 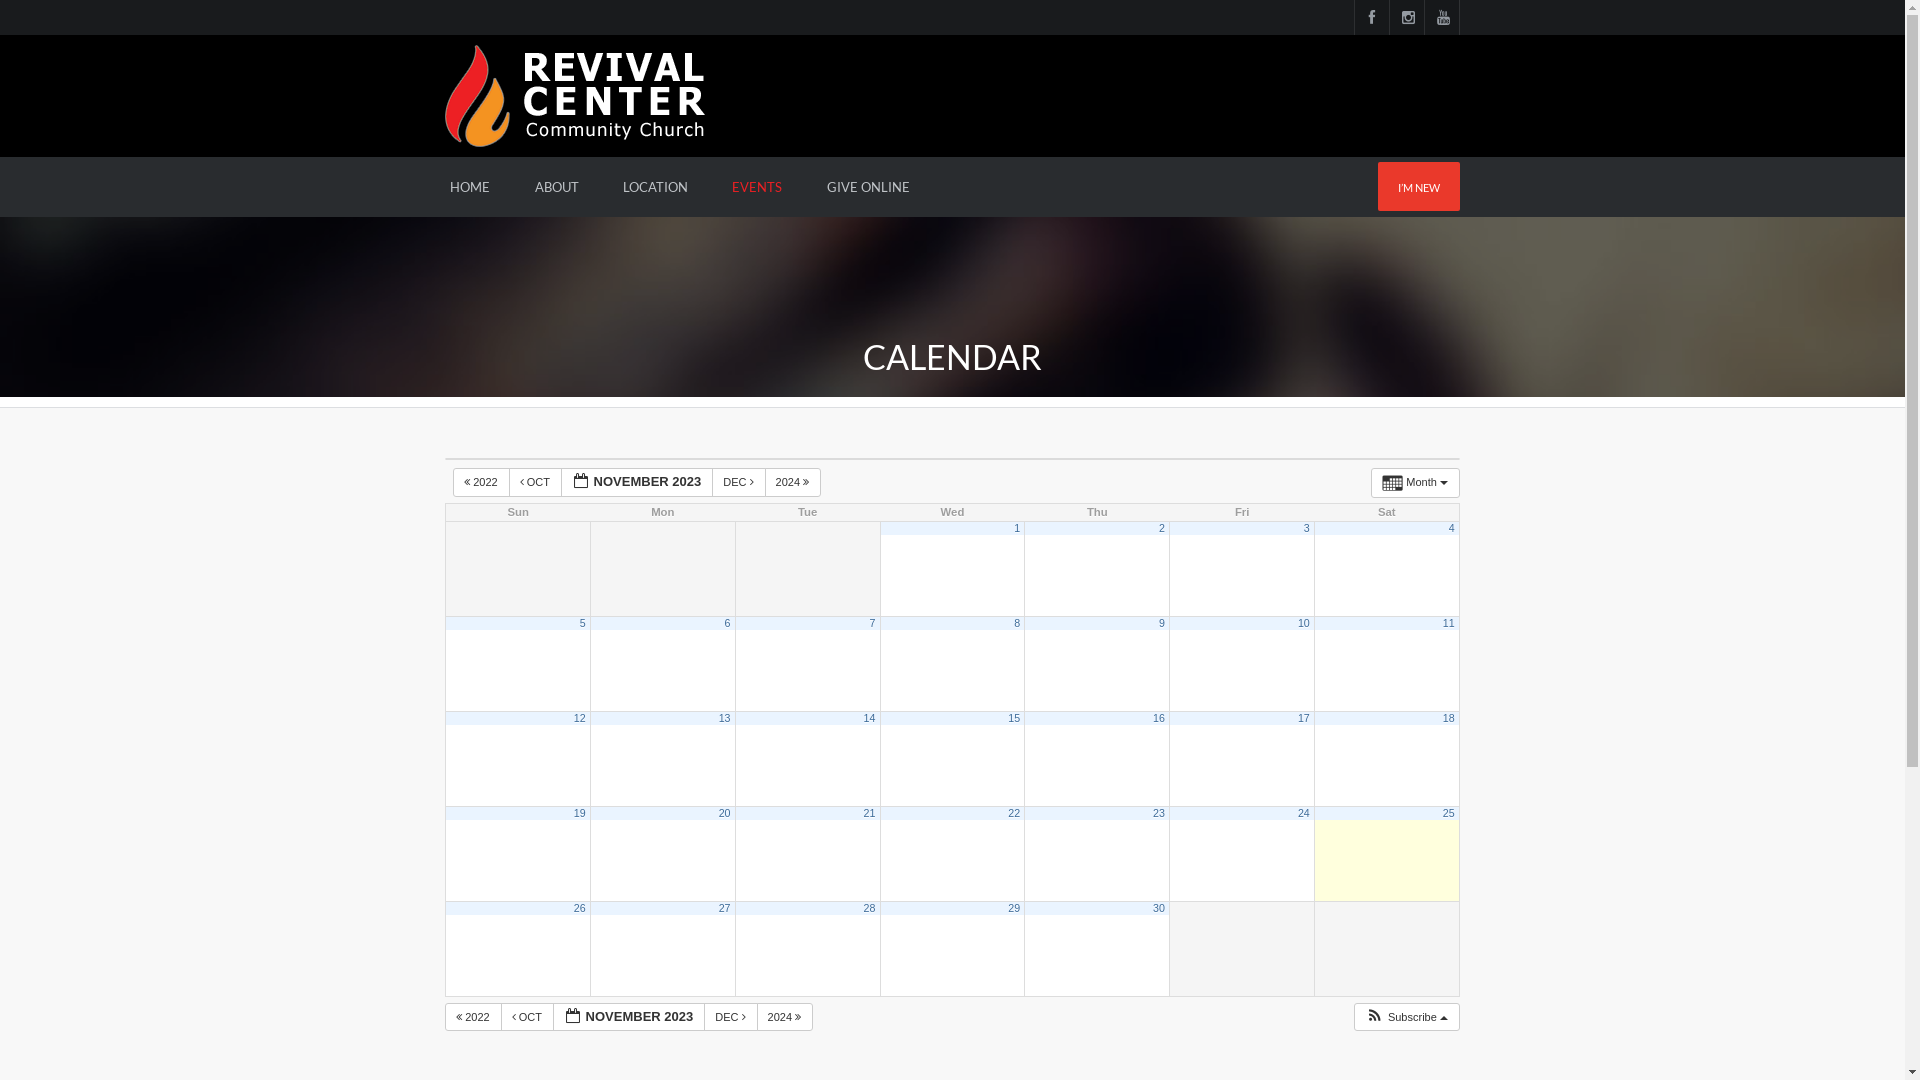 I want to click on 'Month', so click(x=1414, y=482).